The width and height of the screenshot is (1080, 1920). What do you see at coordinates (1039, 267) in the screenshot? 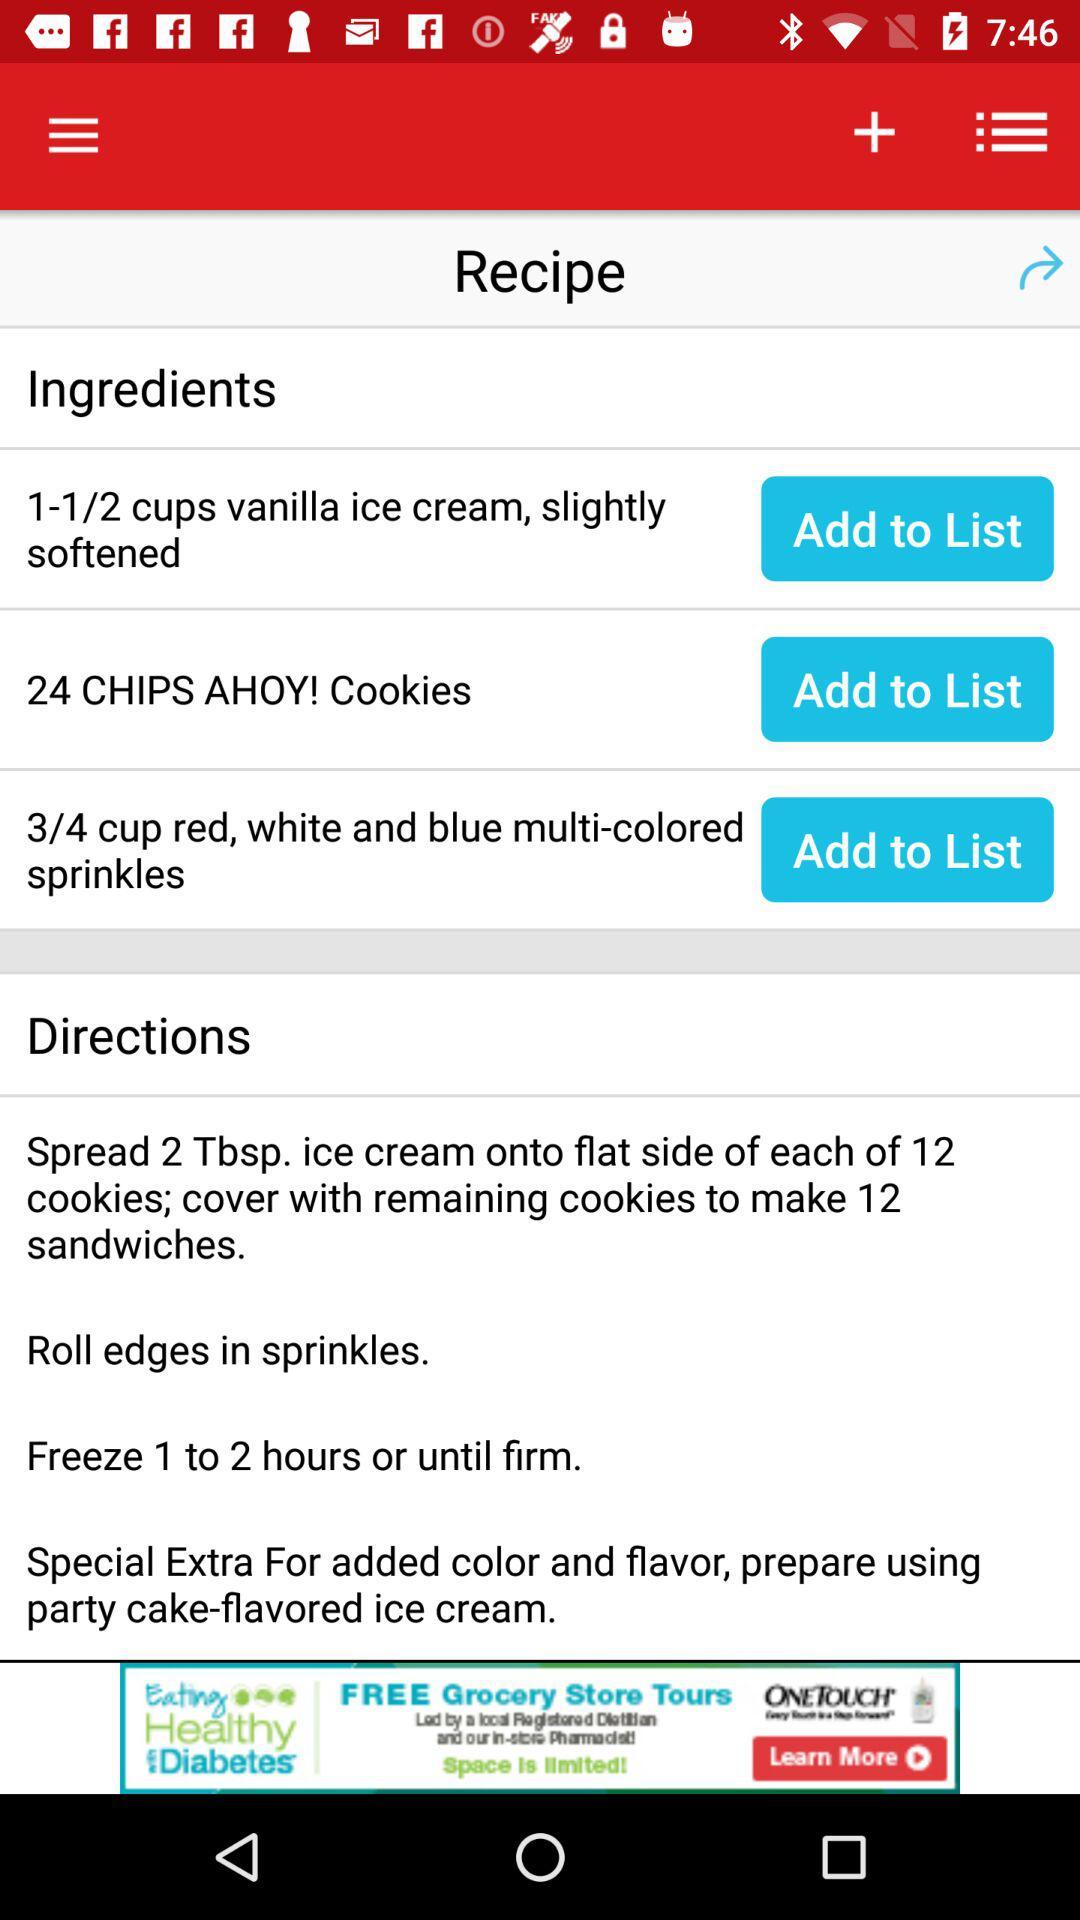
I see `the redo icon` at bounding box center [1039, 267].